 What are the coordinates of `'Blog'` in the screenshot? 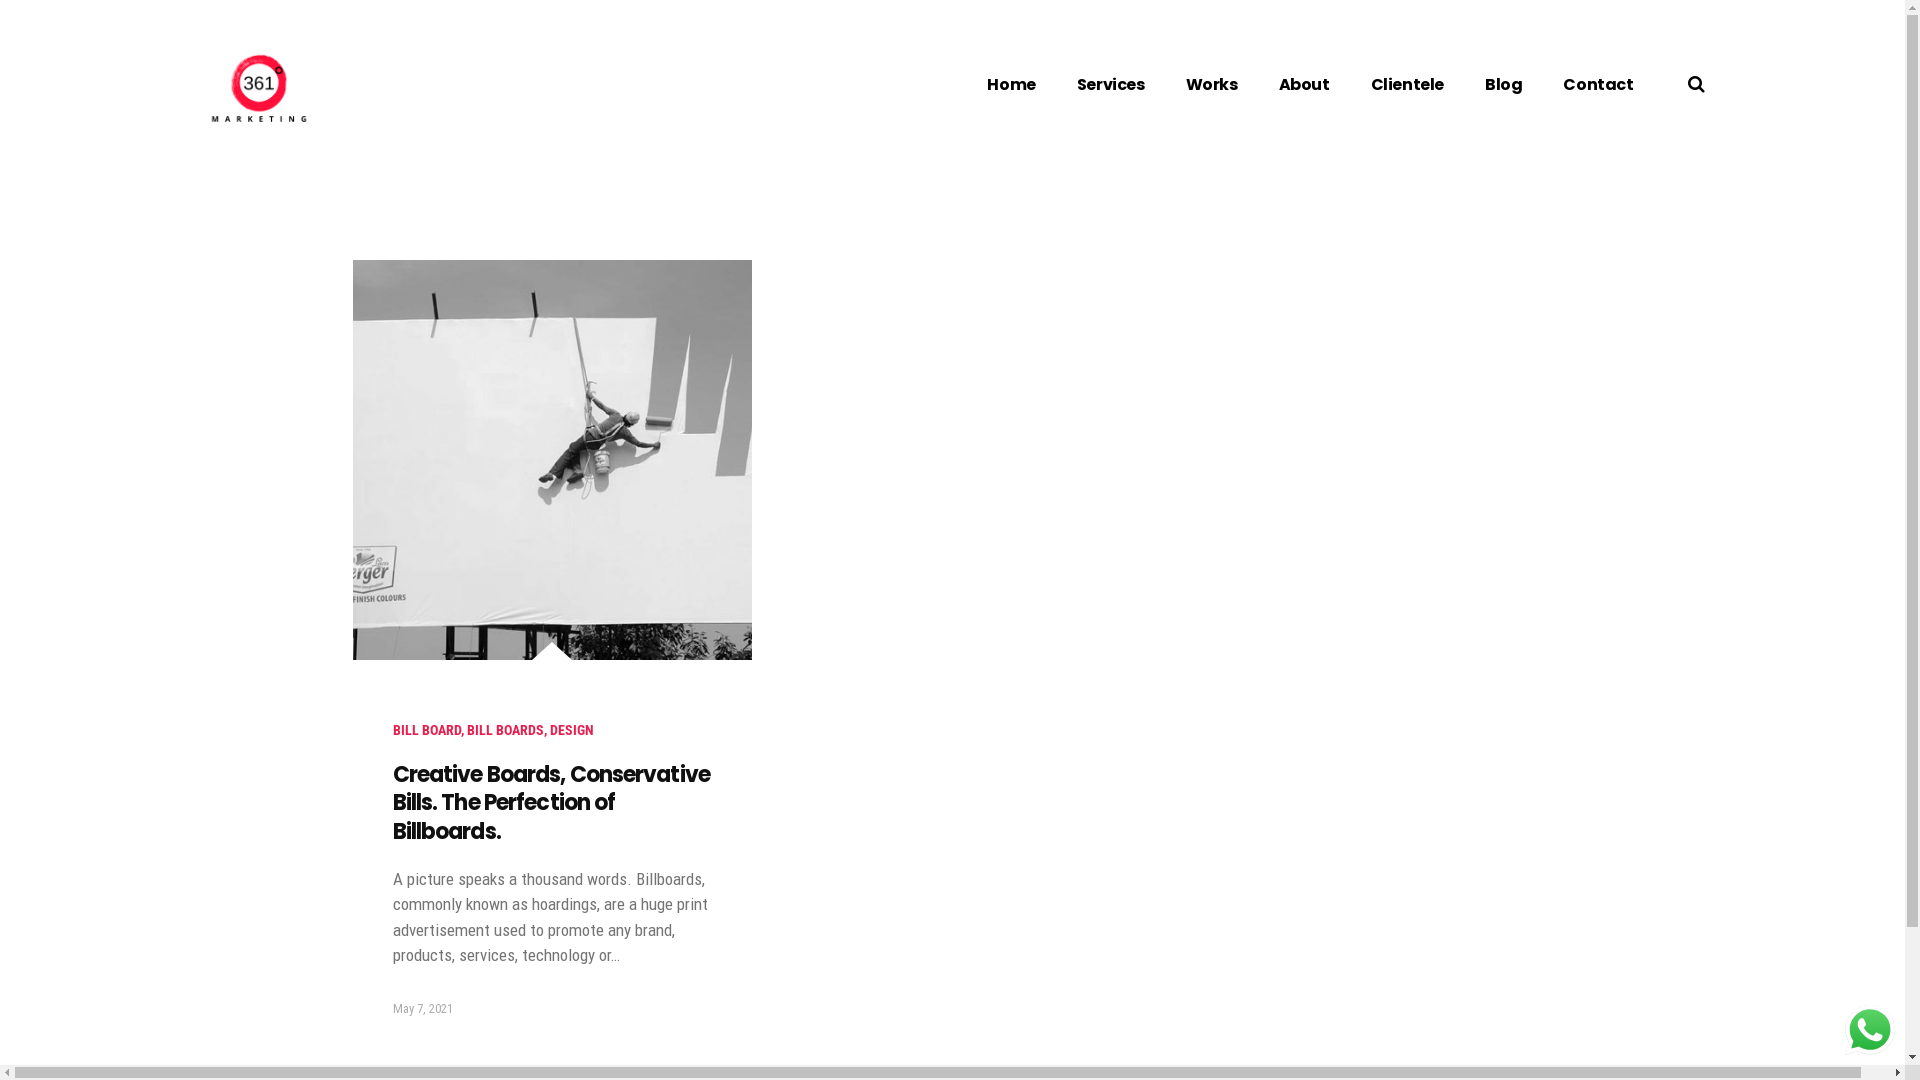 It's located at (1503, 83).